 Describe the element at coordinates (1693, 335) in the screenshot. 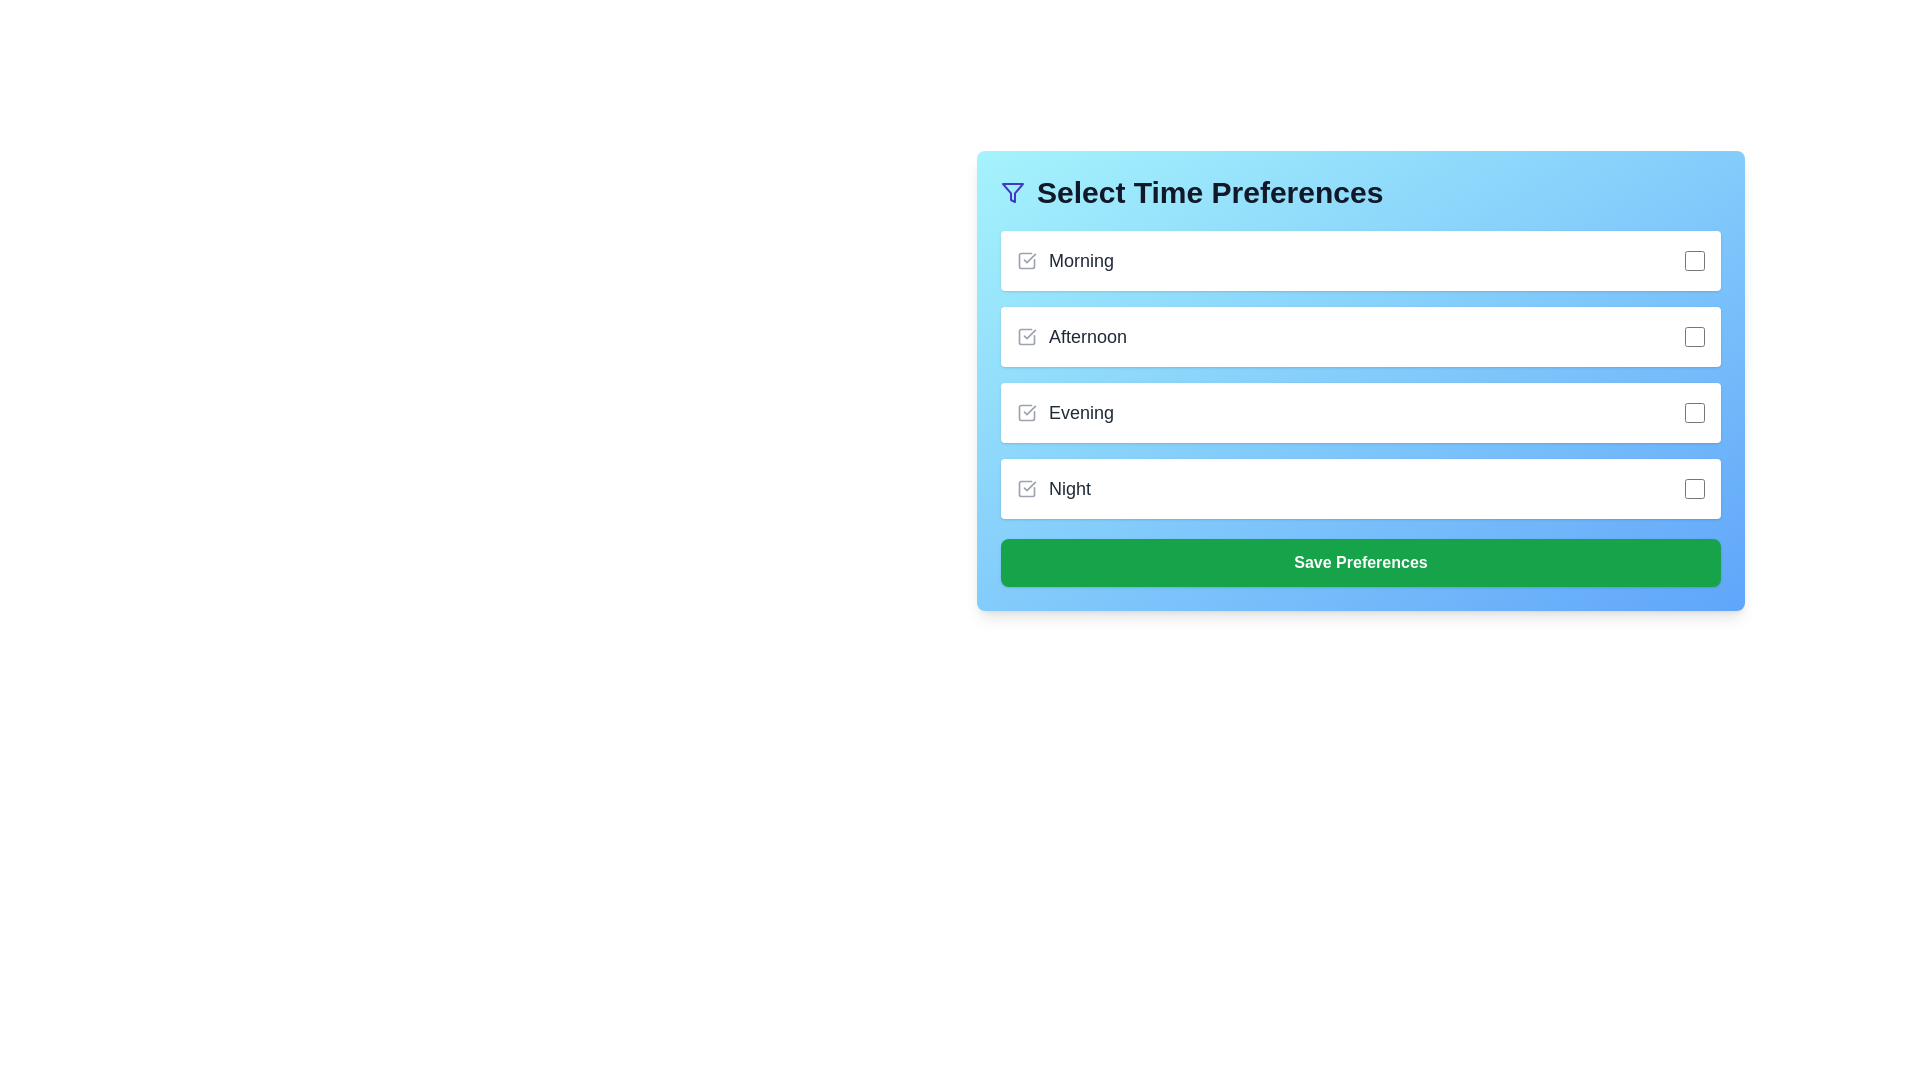

I see `the checkbox located at the far right edge of the row labeled 'Afternoon'` at that location.